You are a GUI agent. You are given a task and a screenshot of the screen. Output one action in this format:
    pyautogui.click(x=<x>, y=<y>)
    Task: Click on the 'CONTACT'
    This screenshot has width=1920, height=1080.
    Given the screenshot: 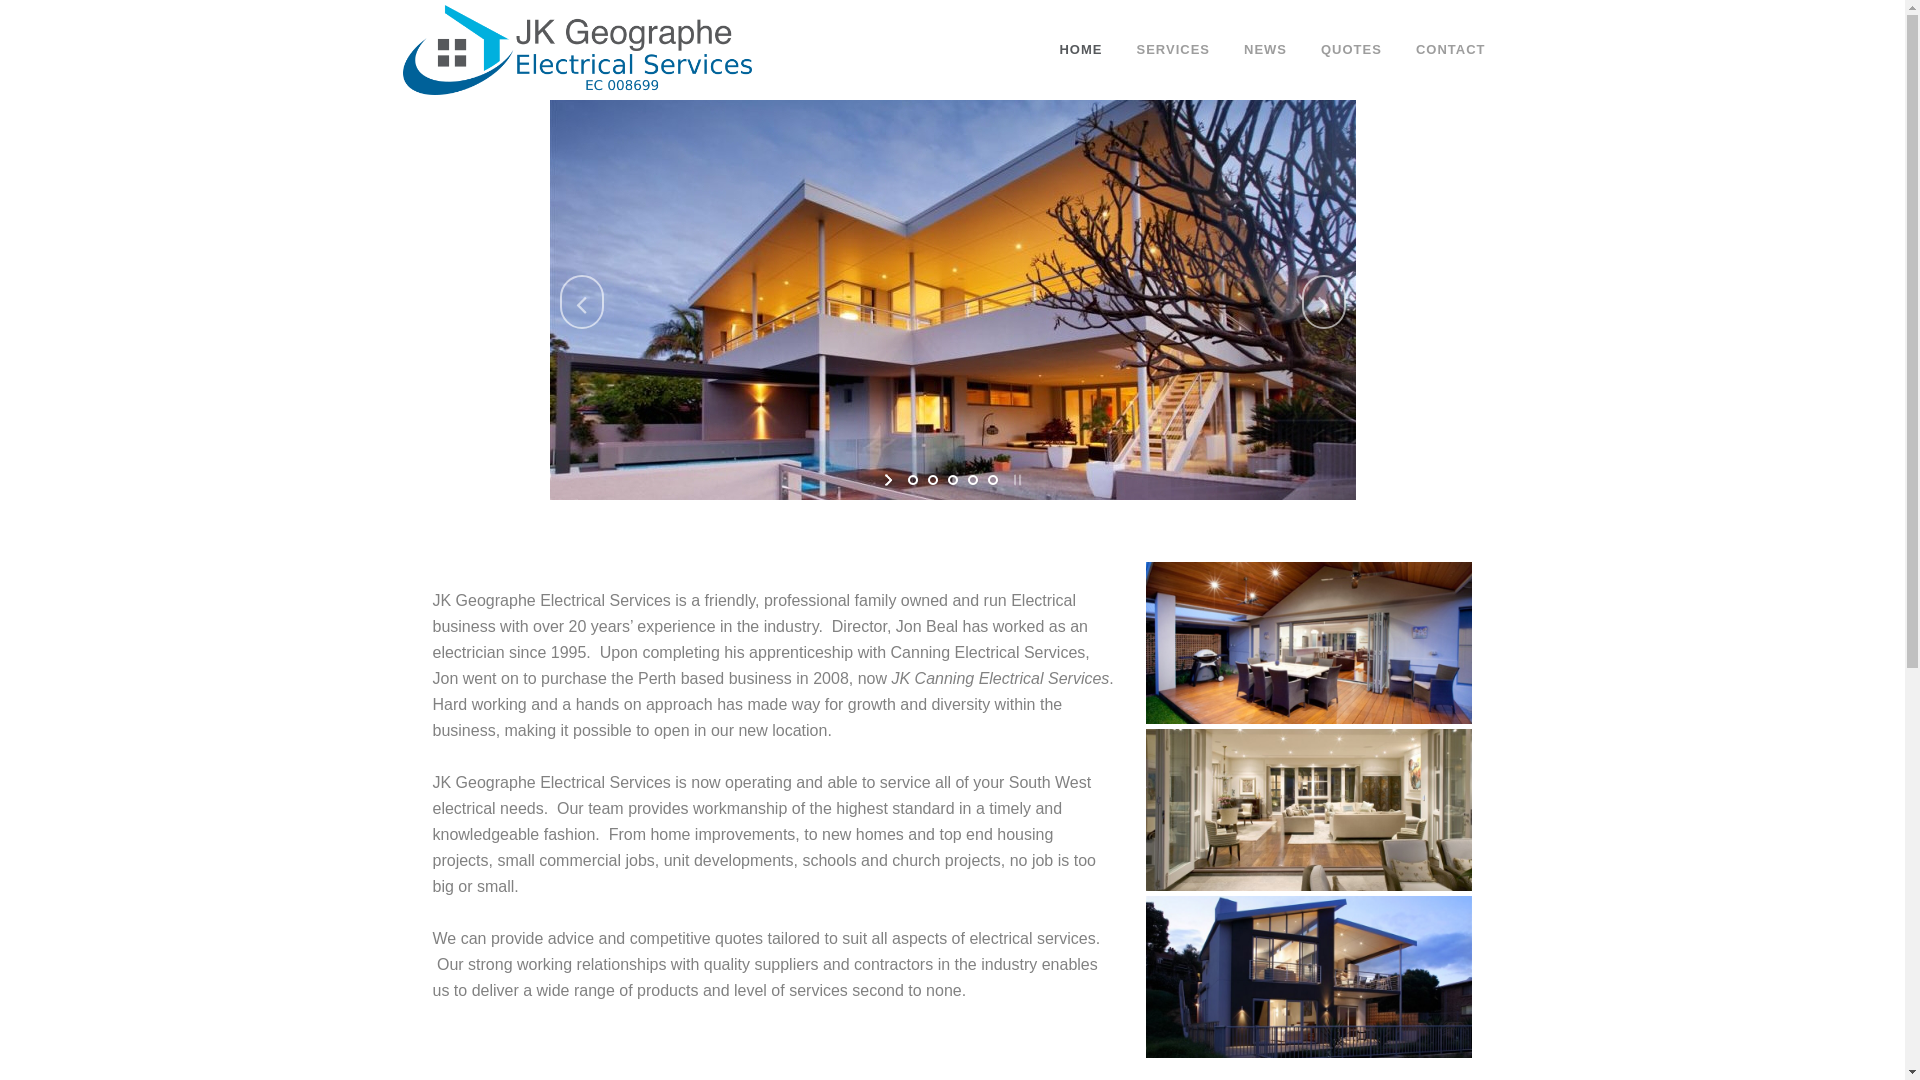 What is the action you would take?
    pyautogui.click(x=1450, y=49)
    